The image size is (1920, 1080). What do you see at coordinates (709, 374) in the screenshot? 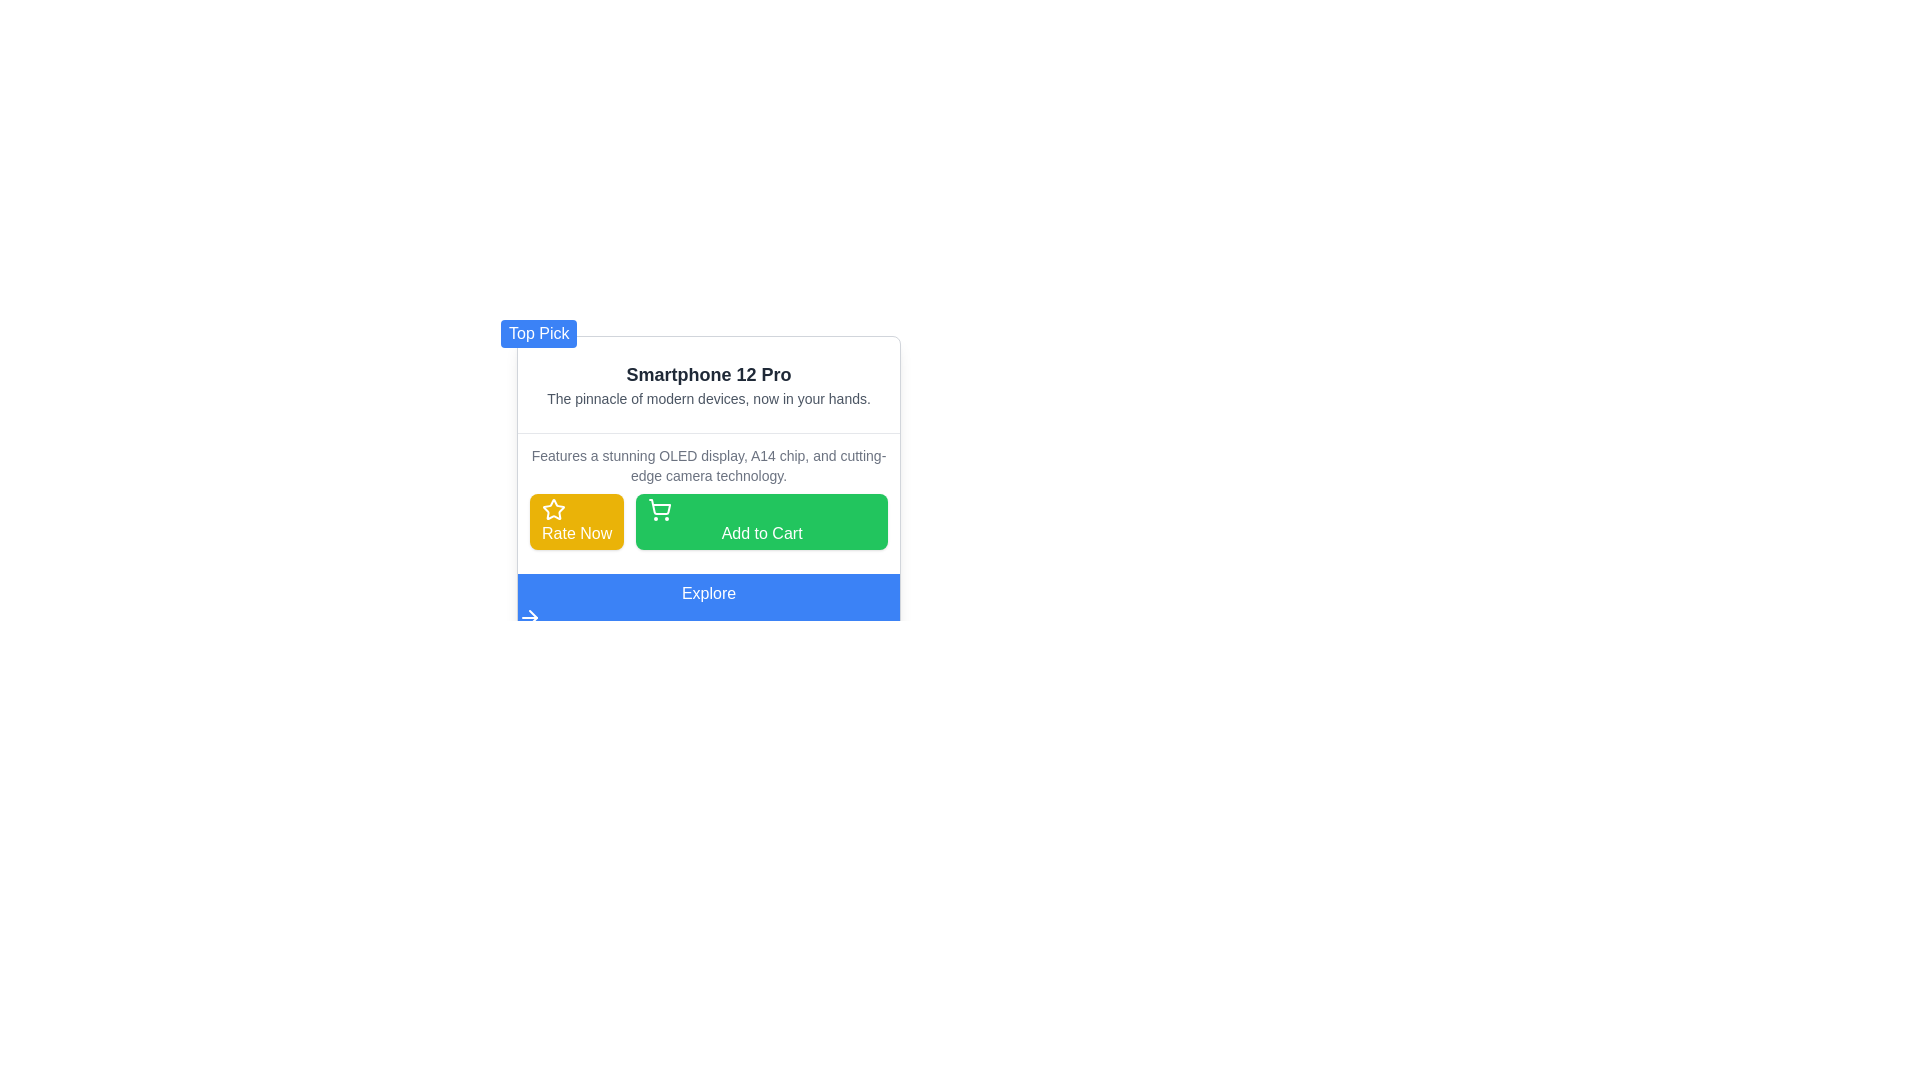
I see `the Text Label that serves as the title or headline for the card, which is located at the center of the card UI component` at bounding box center [709, 374].